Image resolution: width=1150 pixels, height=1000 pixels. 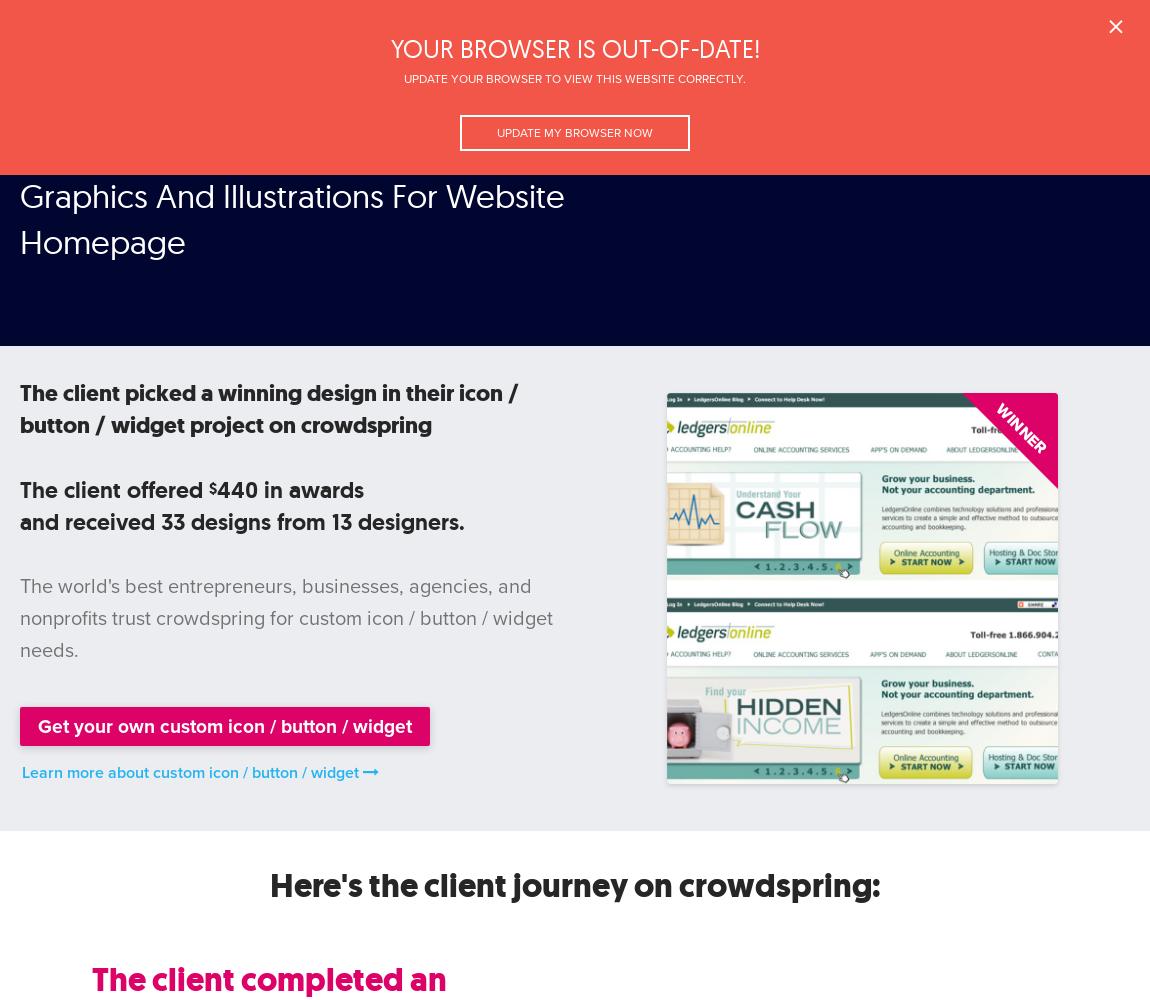 I want to click on 'Graphics and illustrations for website homepage', so click(x=159, y=88).